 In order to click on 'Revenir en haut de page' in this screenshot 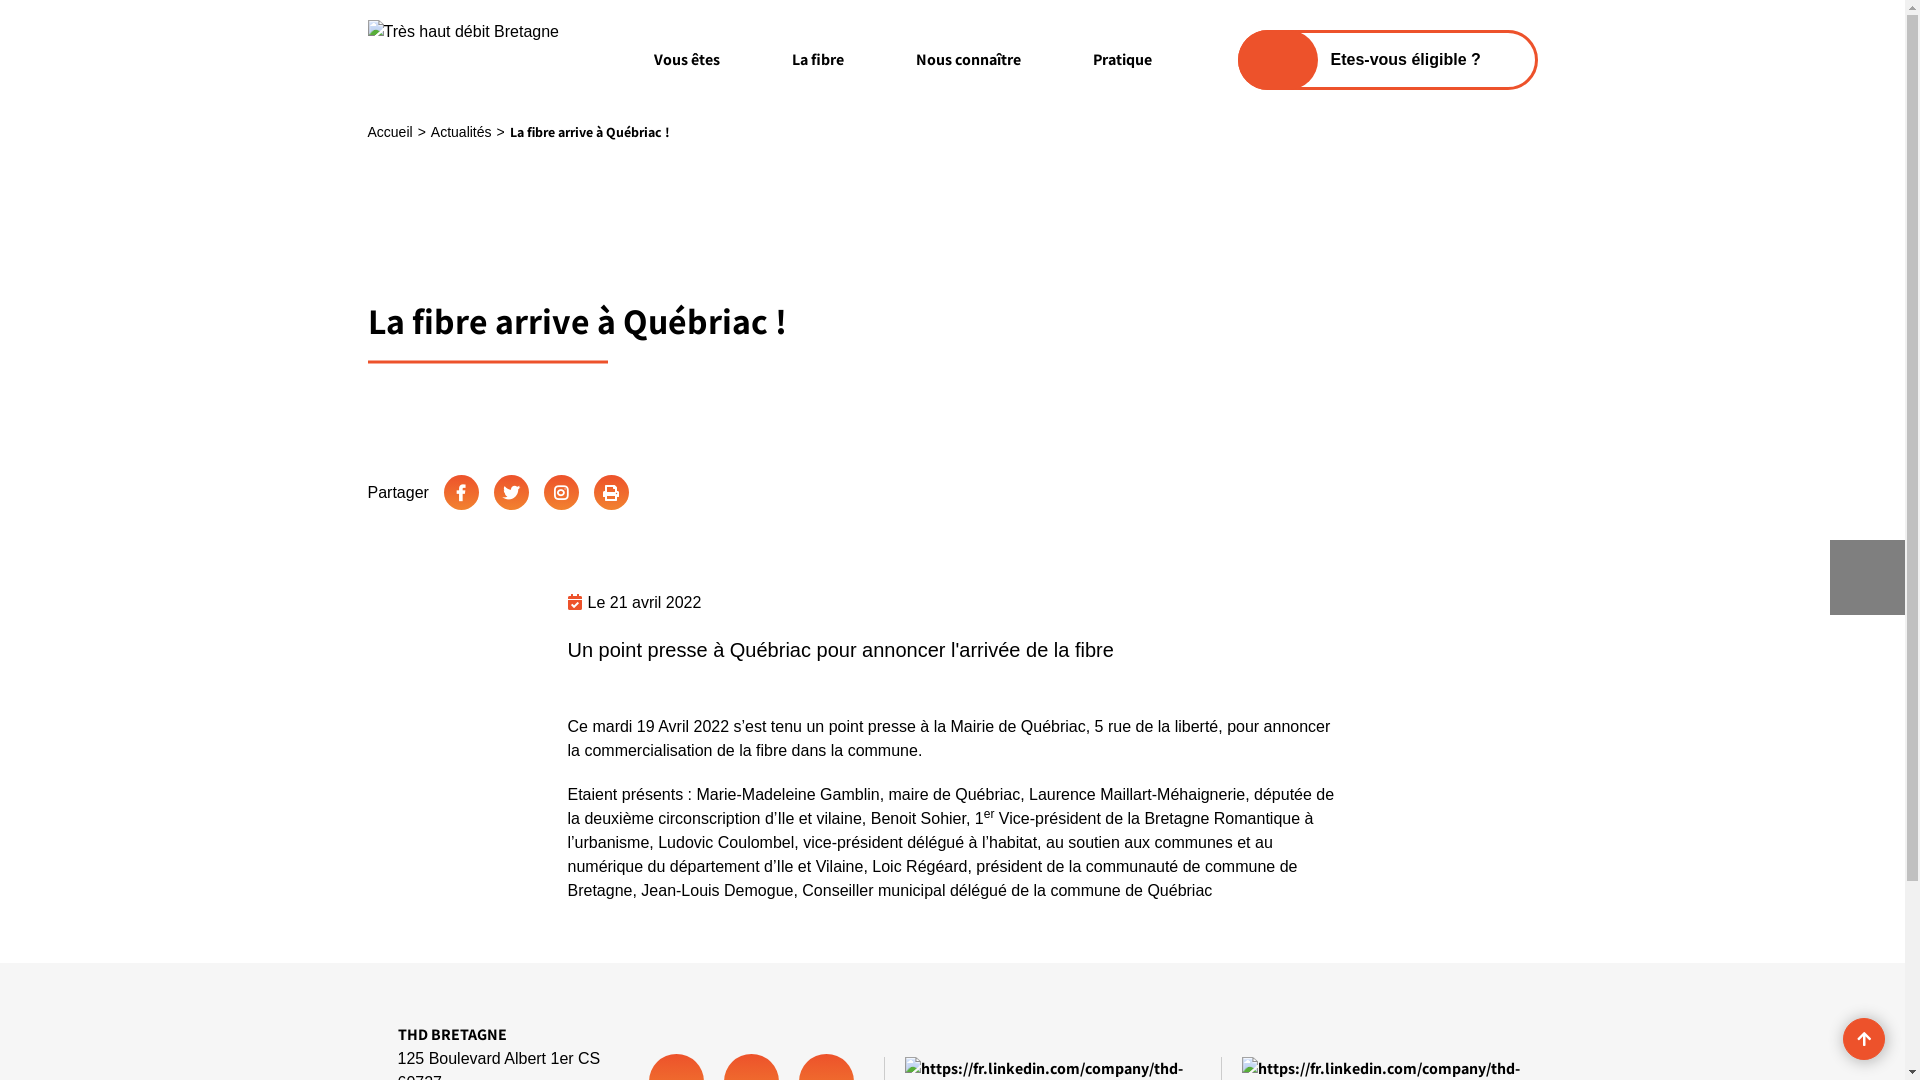, I will do `click(1862, 1037)`.